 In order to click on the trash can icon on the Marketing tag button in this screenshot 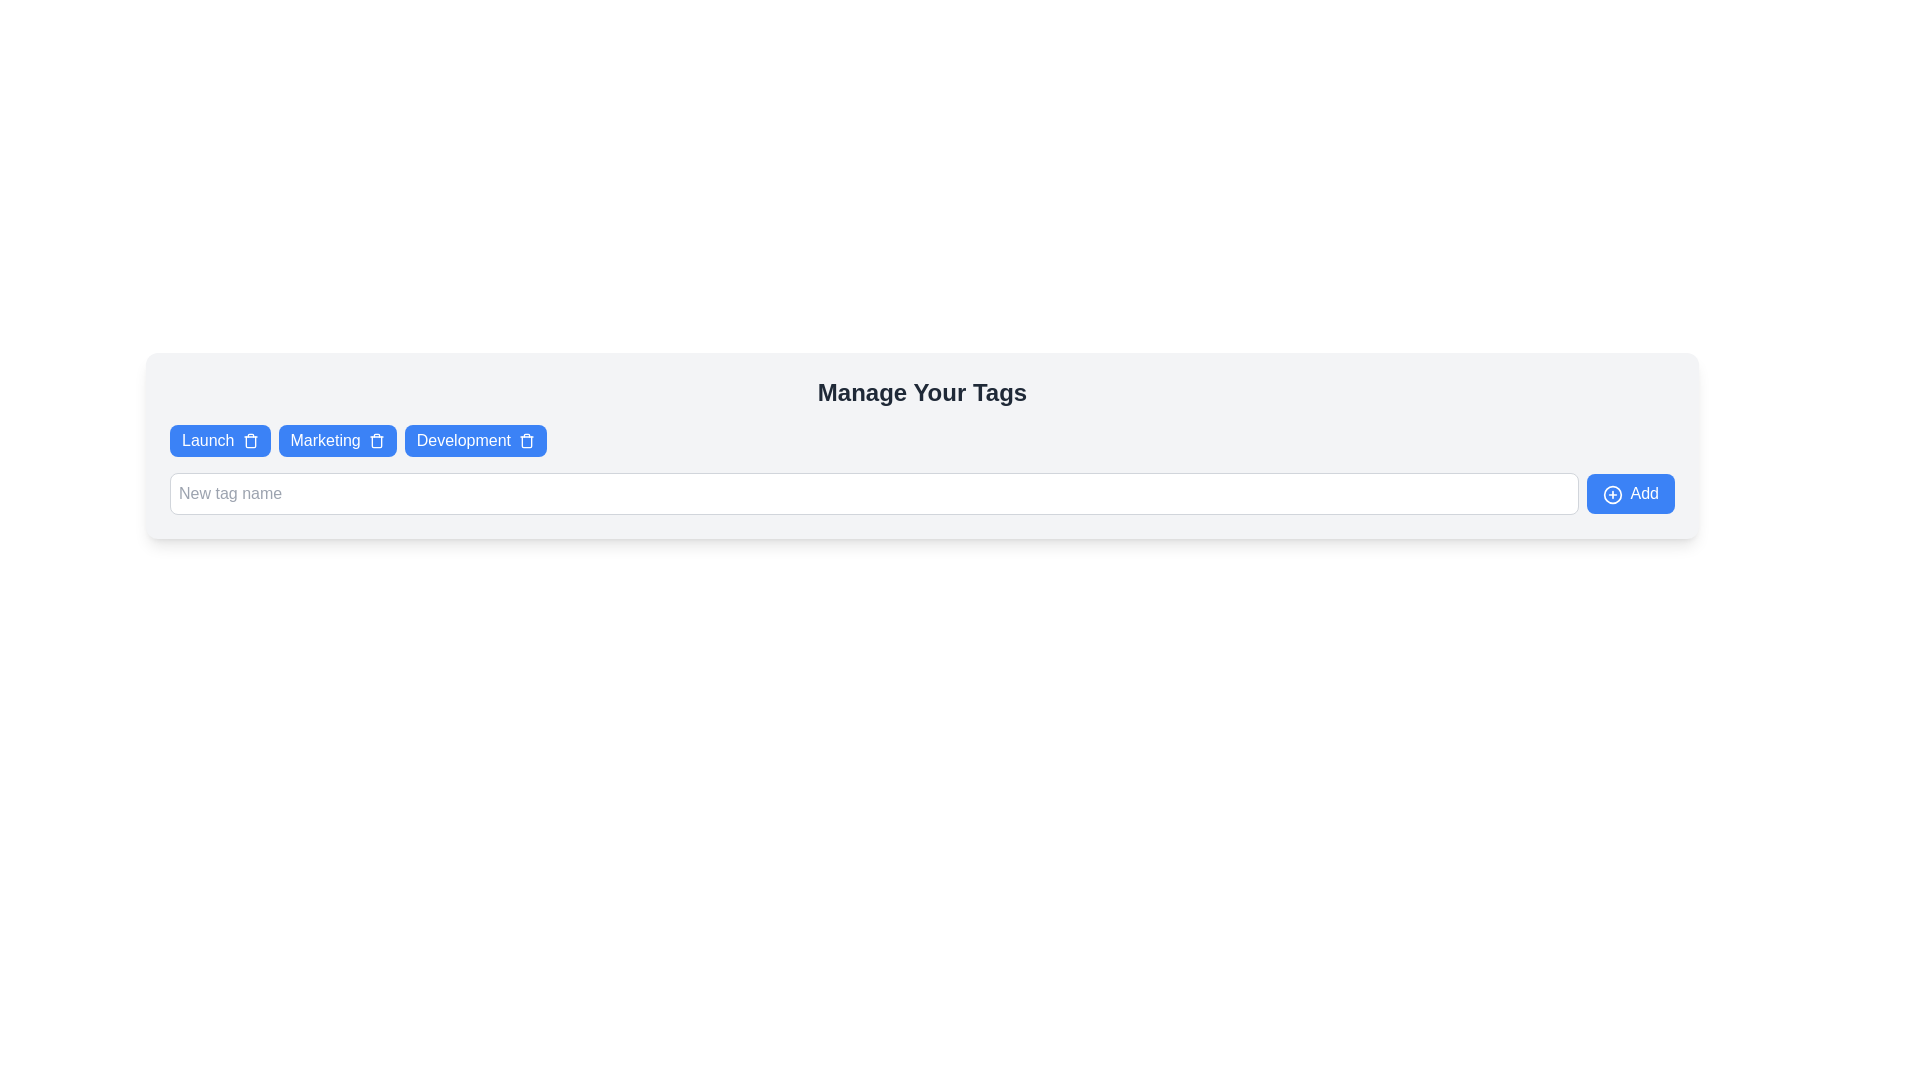, I will do `click(337, 439)`.